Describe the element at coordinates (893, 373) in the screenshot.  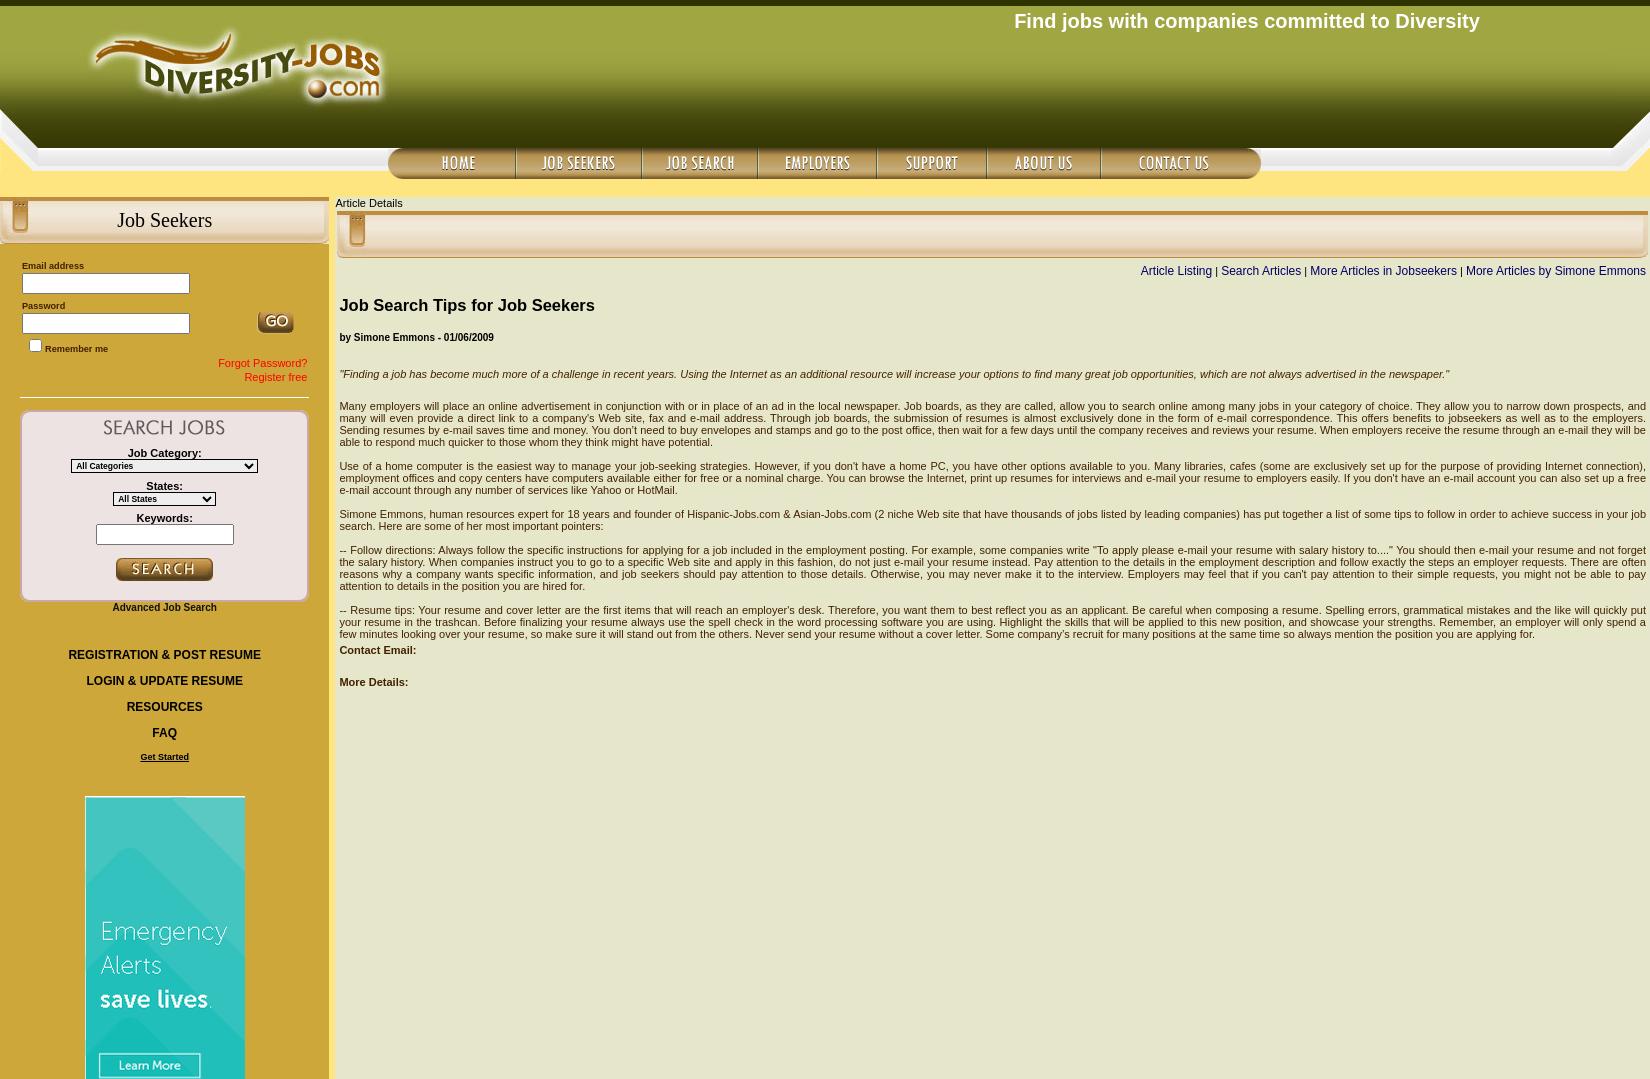
I see `'"Finding a job has become much more of a challenge in recent years. Using the Internet as an additional resource will increase your options to find many great job opportunities, which are not always advertised in the newspaper."'` at that location.